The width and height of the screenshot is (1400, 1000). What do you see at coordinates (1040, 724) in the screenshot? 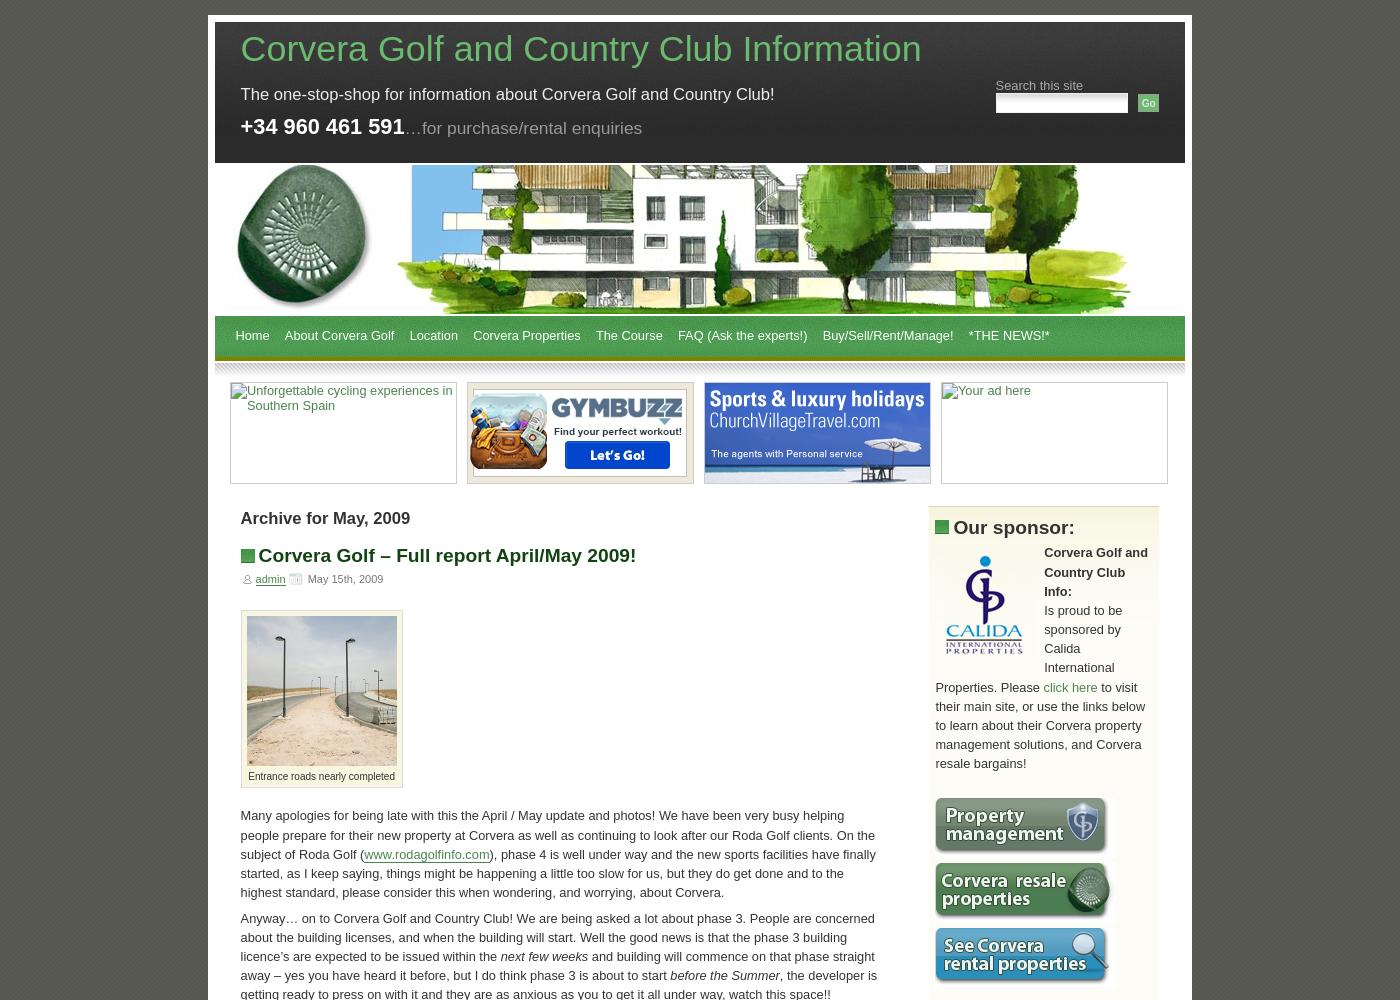
I see `'to visit their main site, or use the links below to learn about their Corvera property management solutions, and Corvera resale bargains!'` at bounding box center [1040, 724].